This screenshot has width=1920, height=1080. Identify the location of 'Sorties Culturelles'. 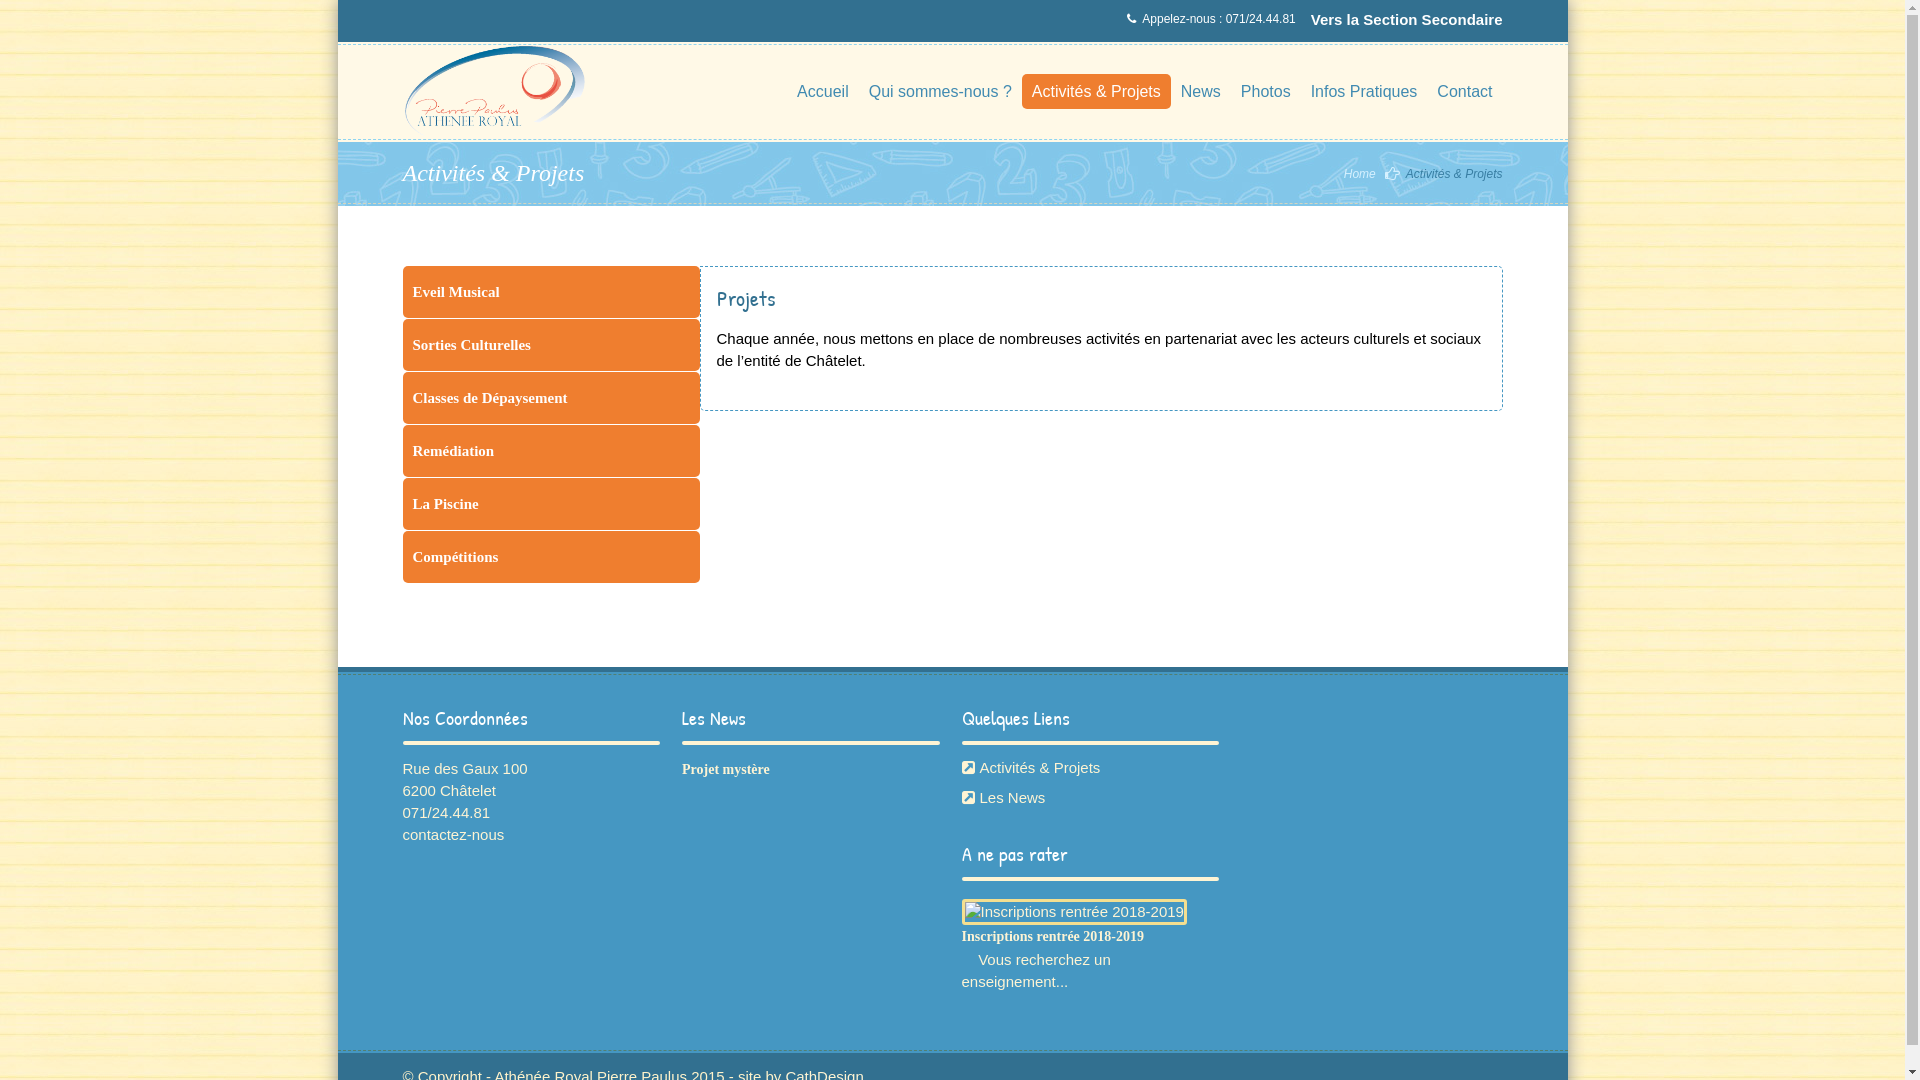
(550, 343).